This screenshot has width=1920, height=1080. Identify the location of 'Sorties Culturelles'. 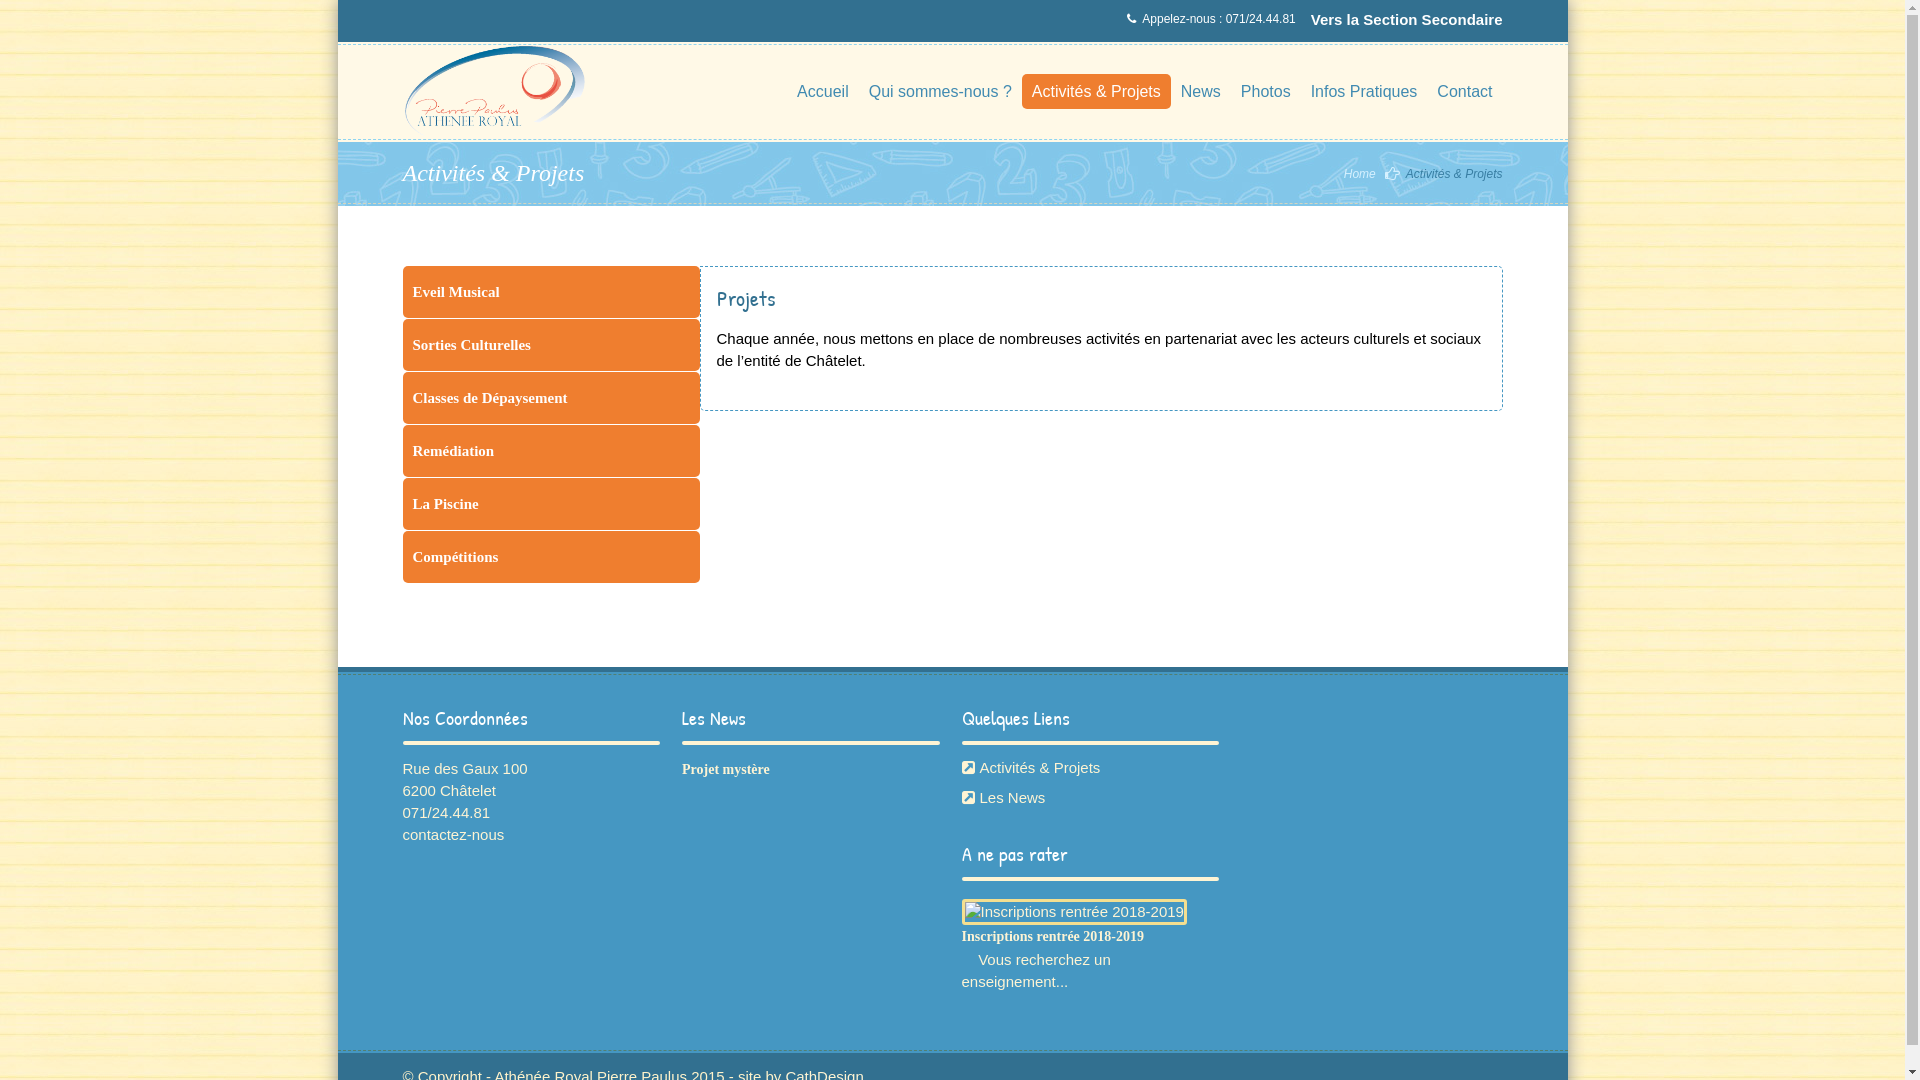
(550, 343).